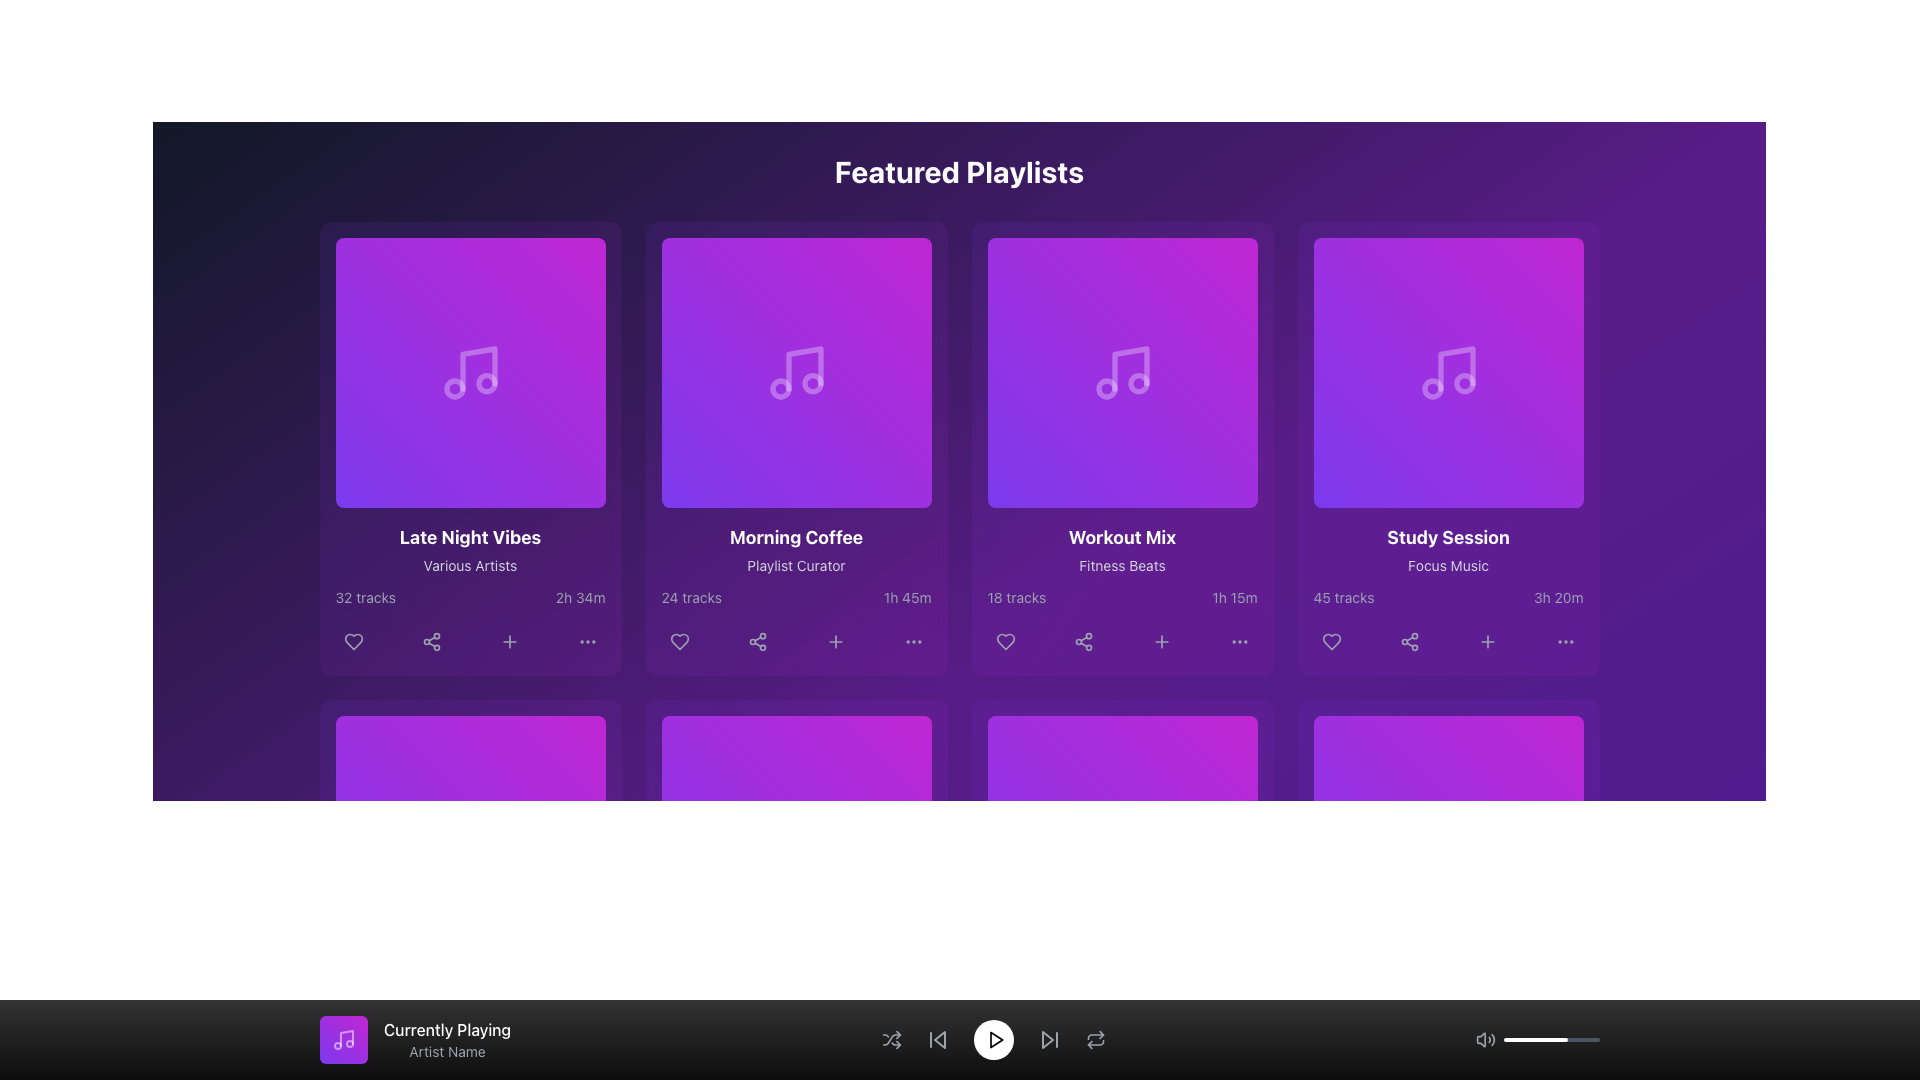  I want to click on the Interactive Icon (Ellipsis) represented by three circular dots in white against a purple background, located at the bottom right of the 'Late Night Vibes' playlist card, so click(586, 641).